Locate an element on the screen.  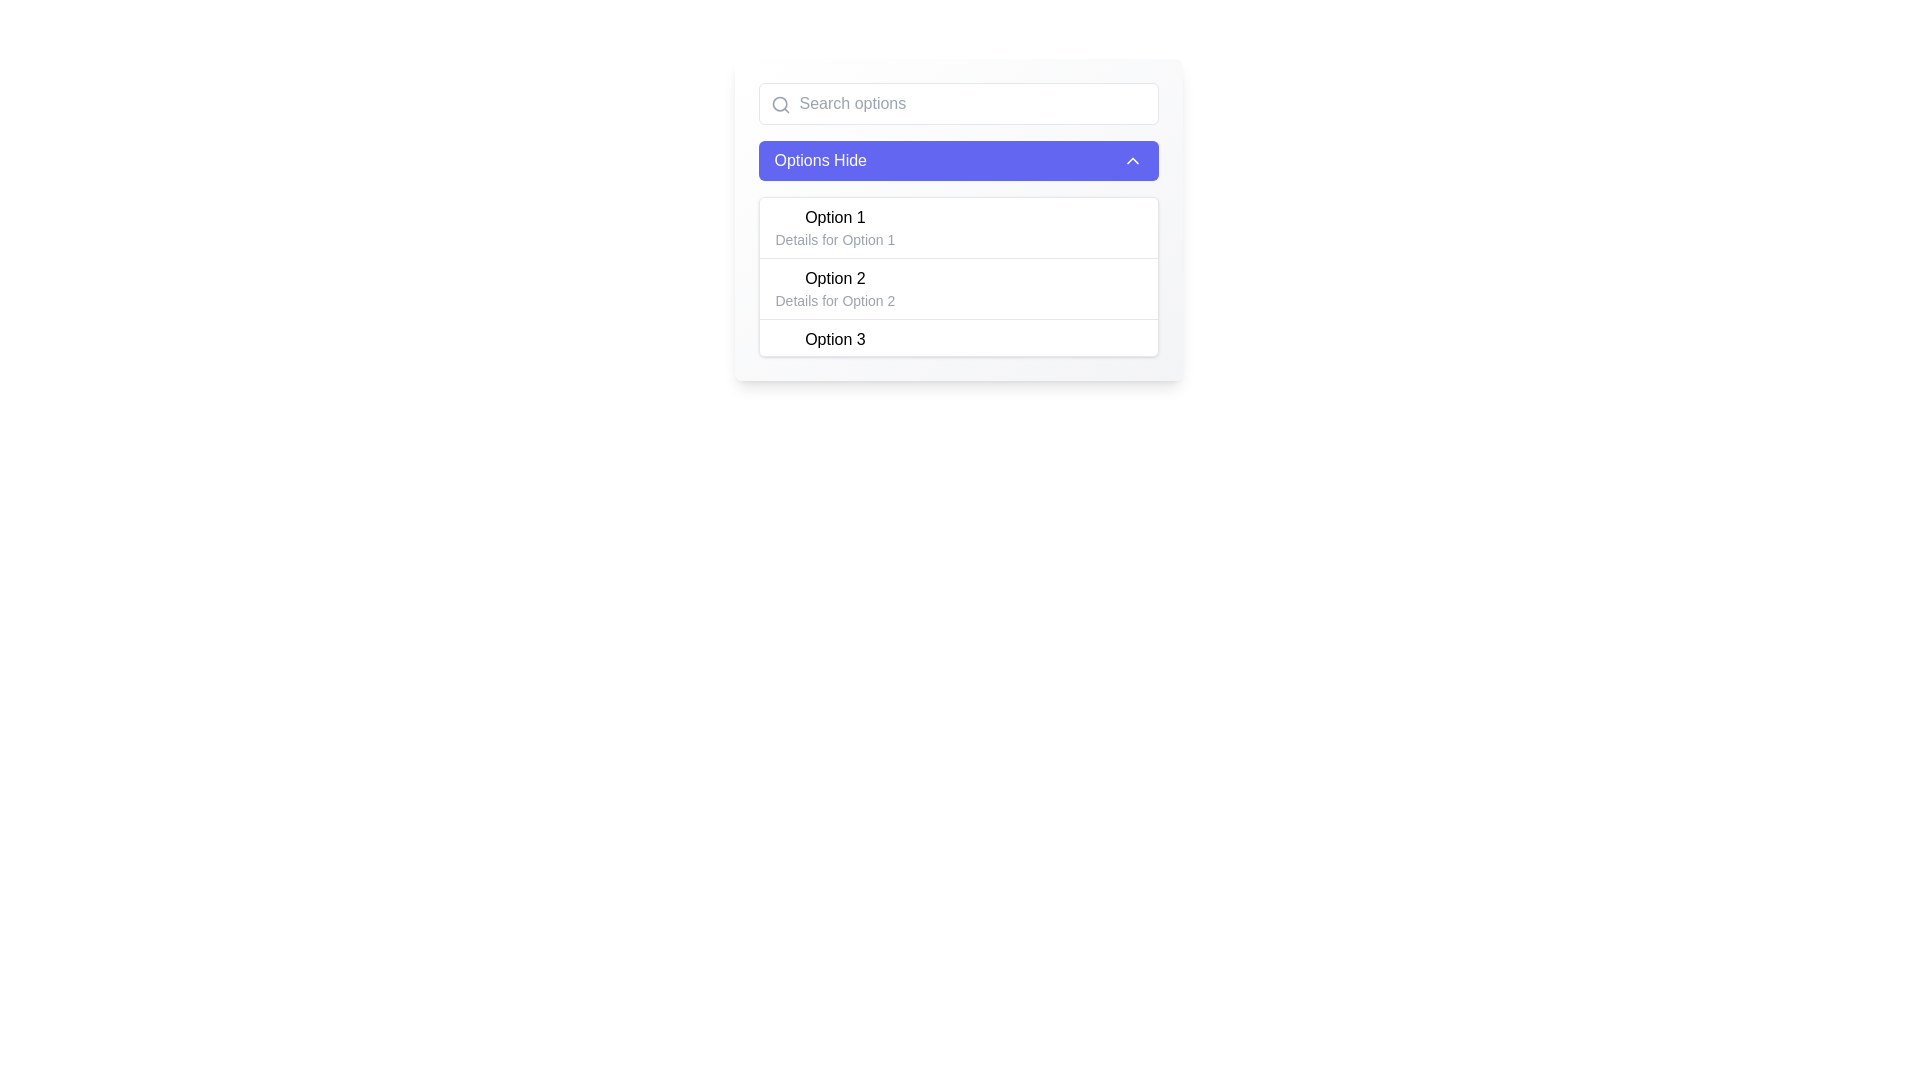
the text label 'Option 2', which is styled in bold and serves as the primary identifier for the second option in the dropdown interface, located below the blue header labeled 'Options Hide' is located at coordinates (835, 278).